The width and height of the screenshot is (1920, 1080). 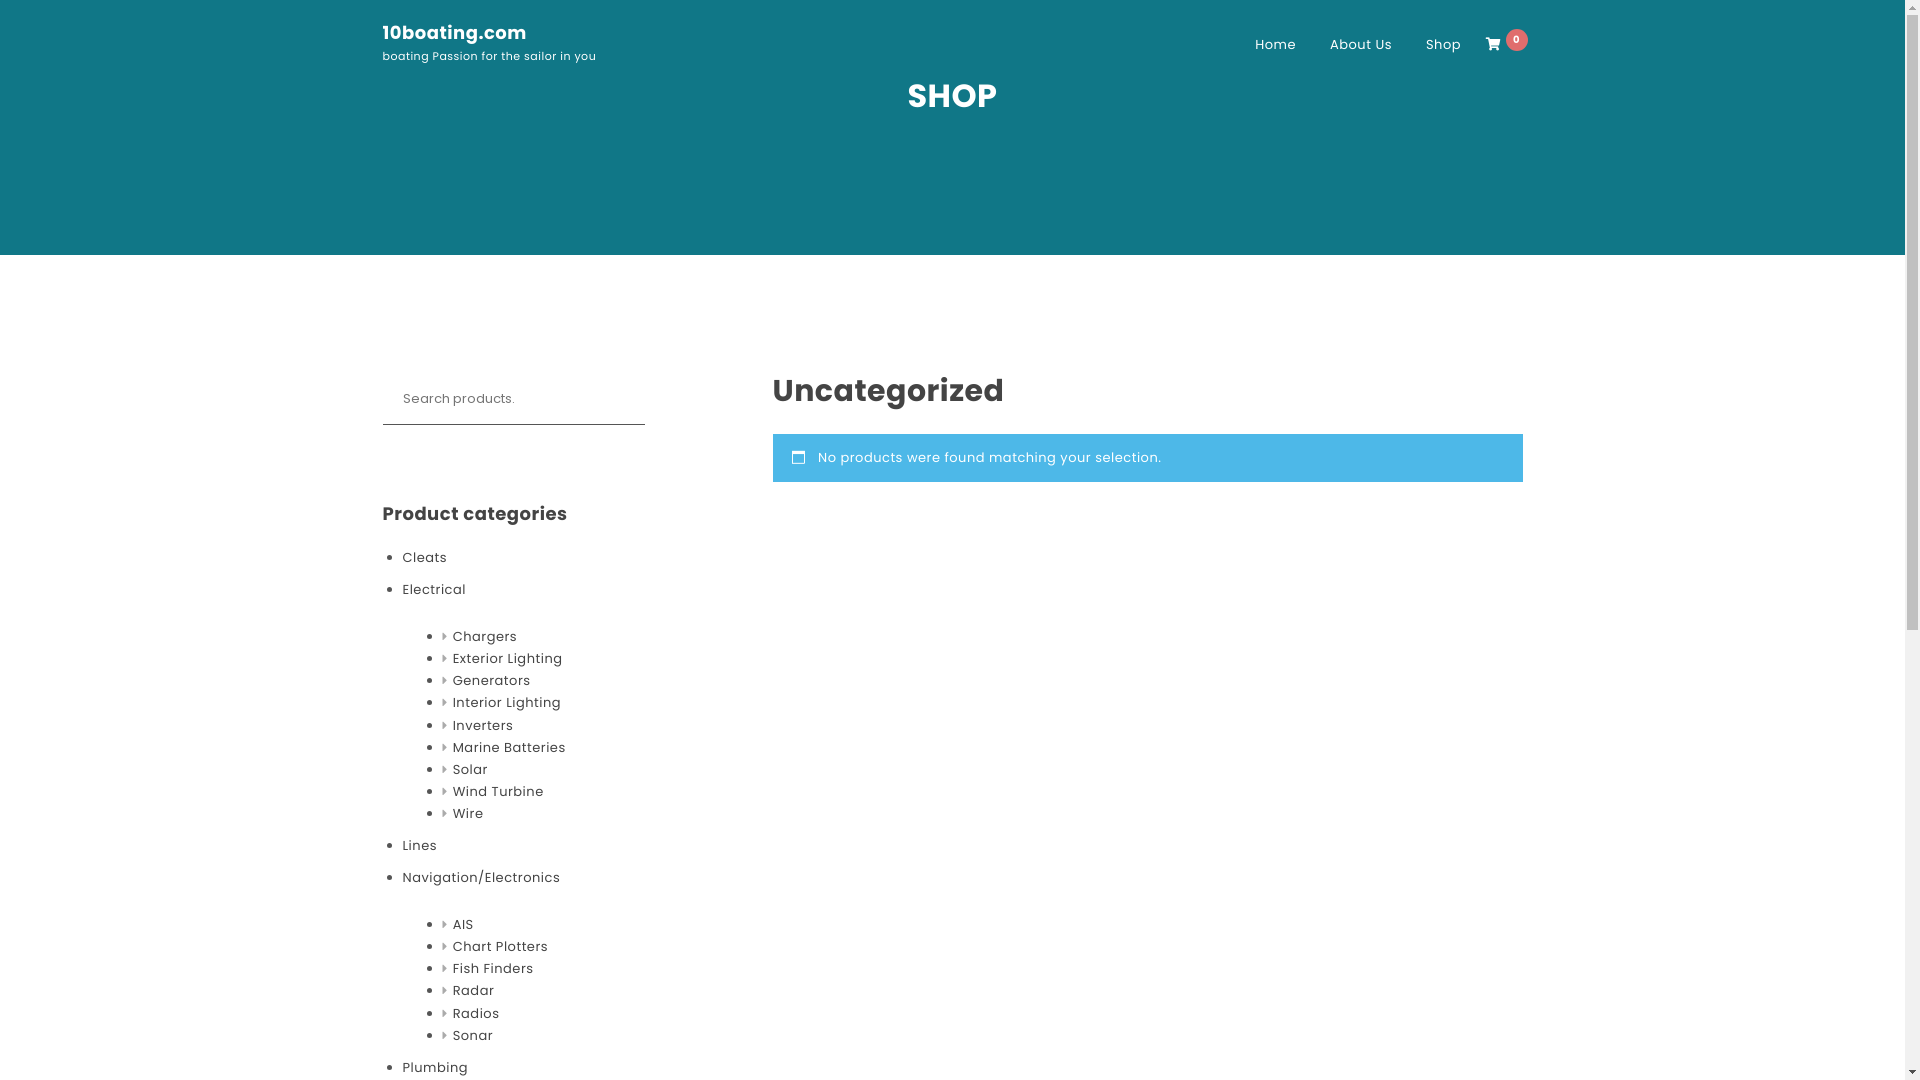 I want to click on 'Solar', so click(x=469, y=769).